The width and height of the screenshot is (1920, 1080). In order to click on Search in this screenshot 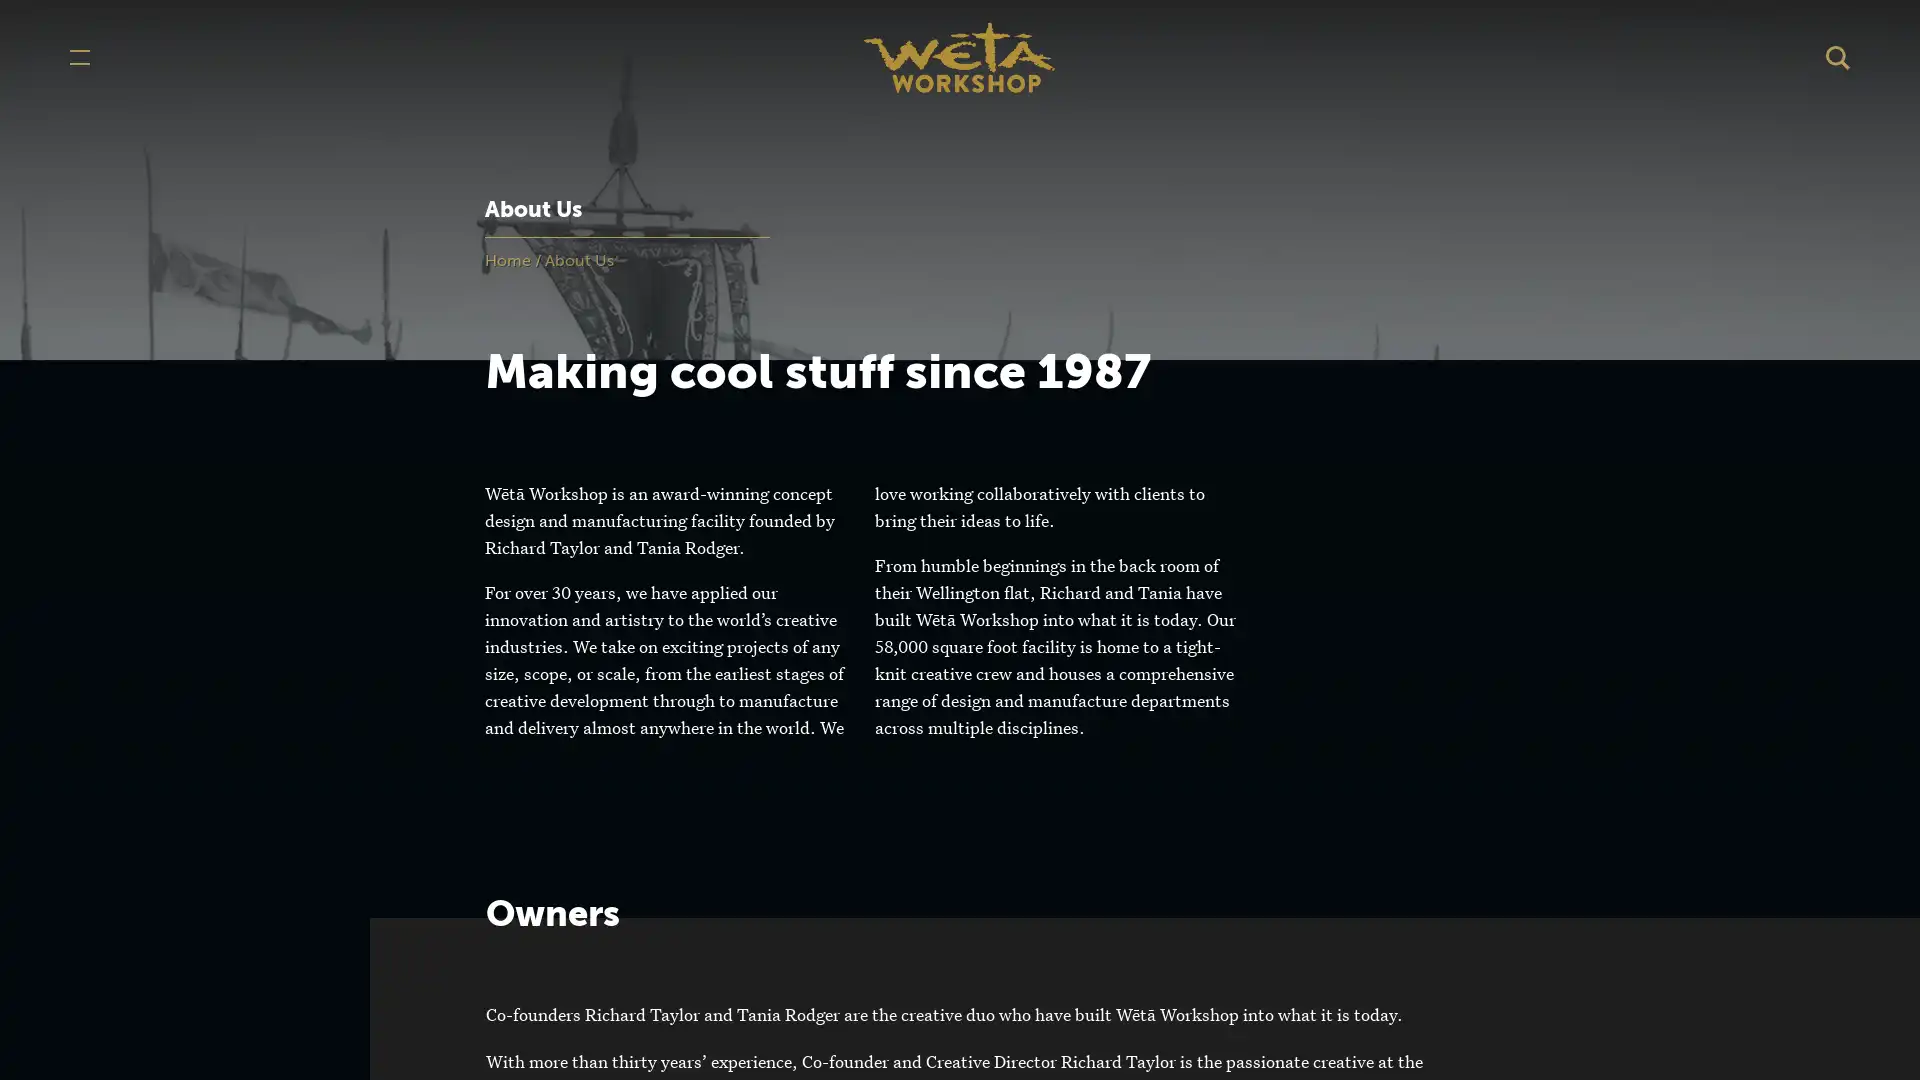, I will do `click(1838, 56)`.